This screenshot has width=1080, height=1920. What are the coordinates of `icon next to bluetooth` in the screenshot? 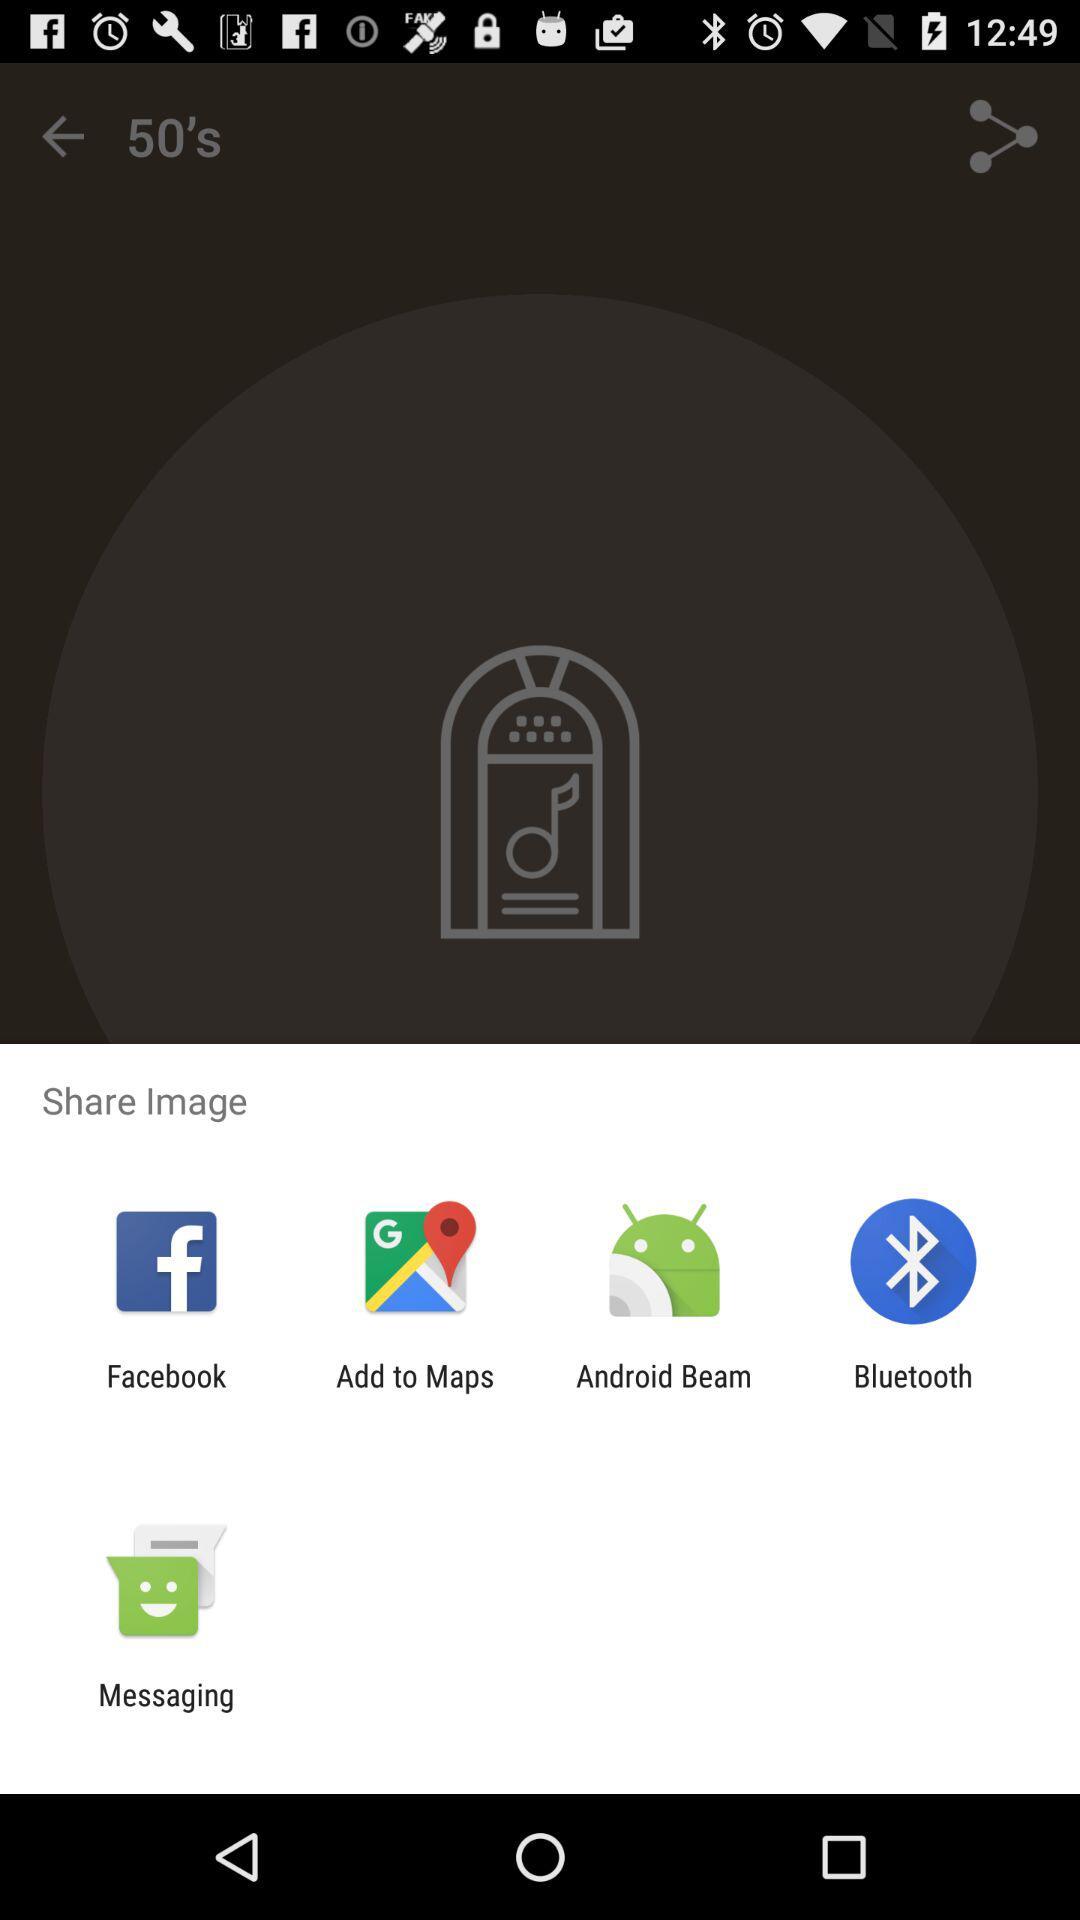 It's located at (664, 1392).